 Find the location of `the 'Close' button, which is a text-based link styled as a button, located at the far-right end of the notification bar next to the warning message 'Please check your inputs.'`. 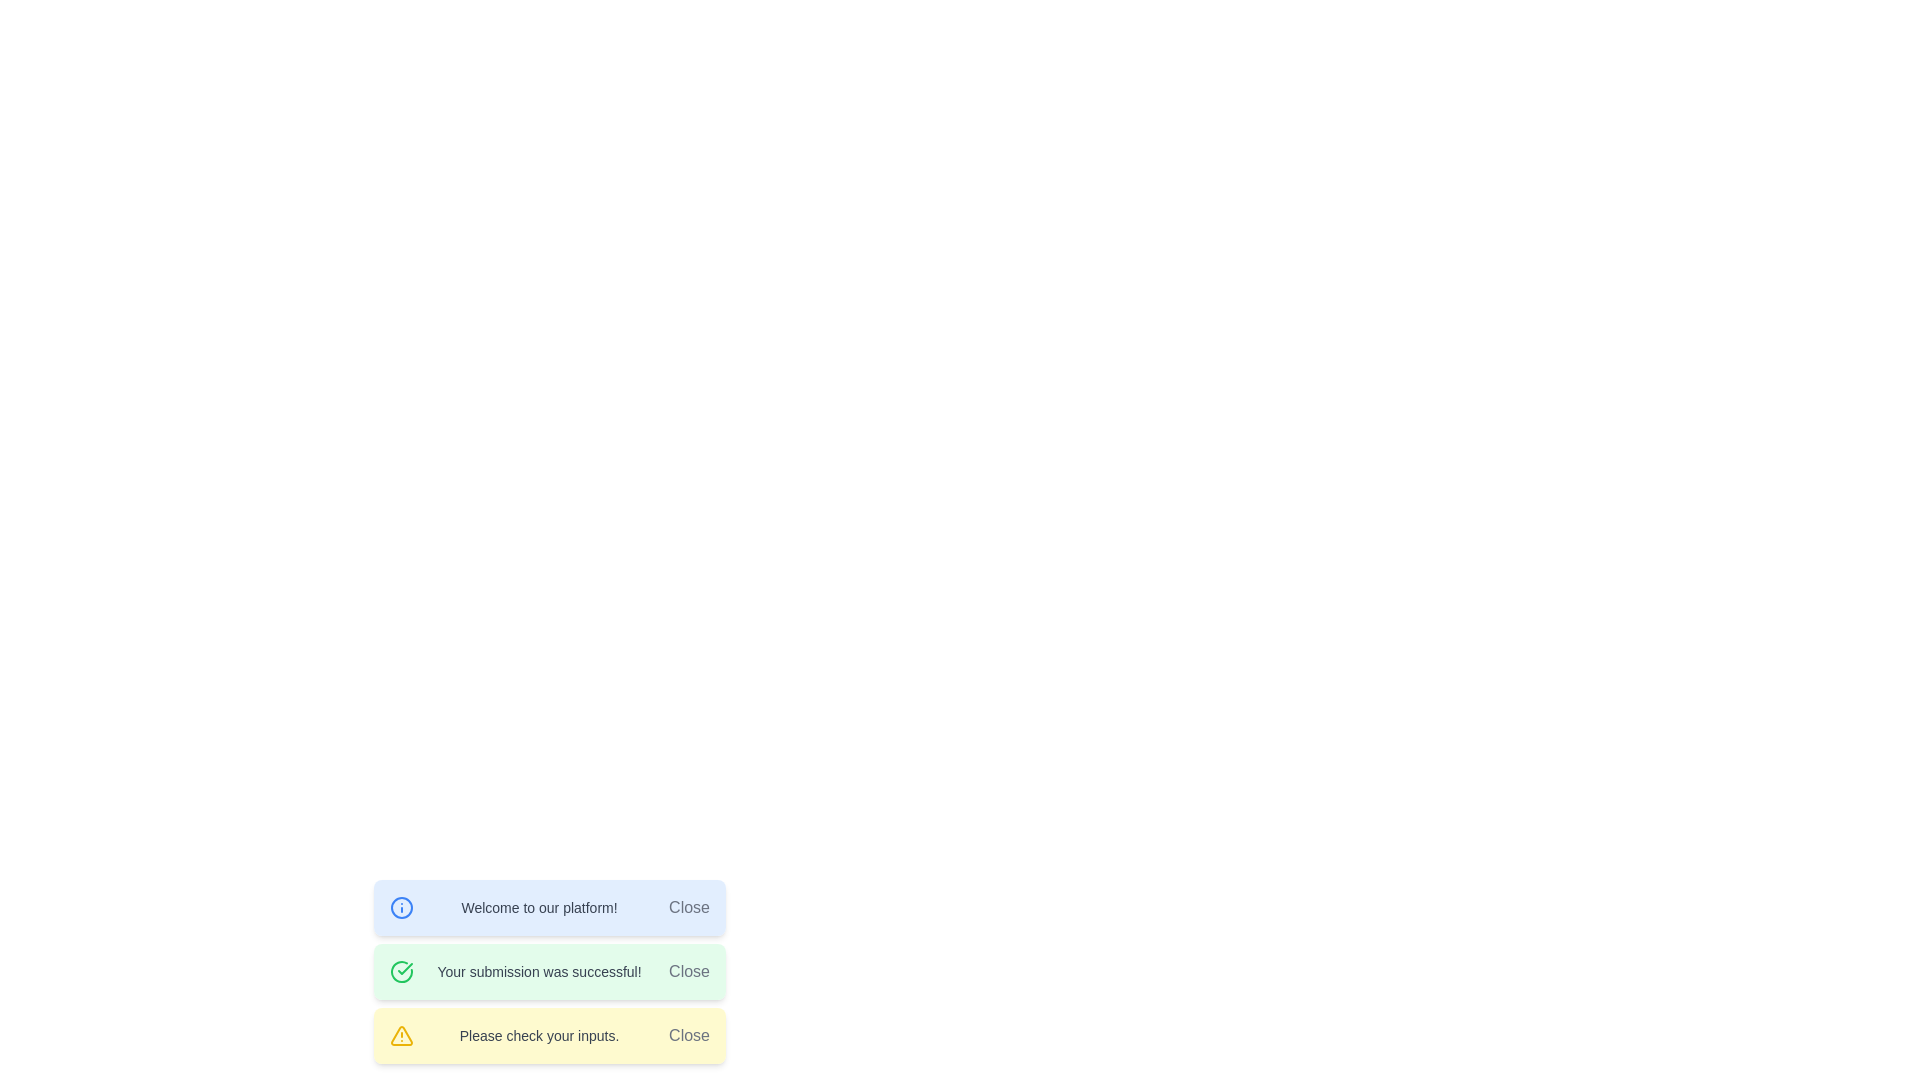

the 'Close' button, which is a text-based link styled as a button, located at the far-right end of the notification bar next to the warning message 'Please check your inputs.' is located at coordinates (689, 1035).